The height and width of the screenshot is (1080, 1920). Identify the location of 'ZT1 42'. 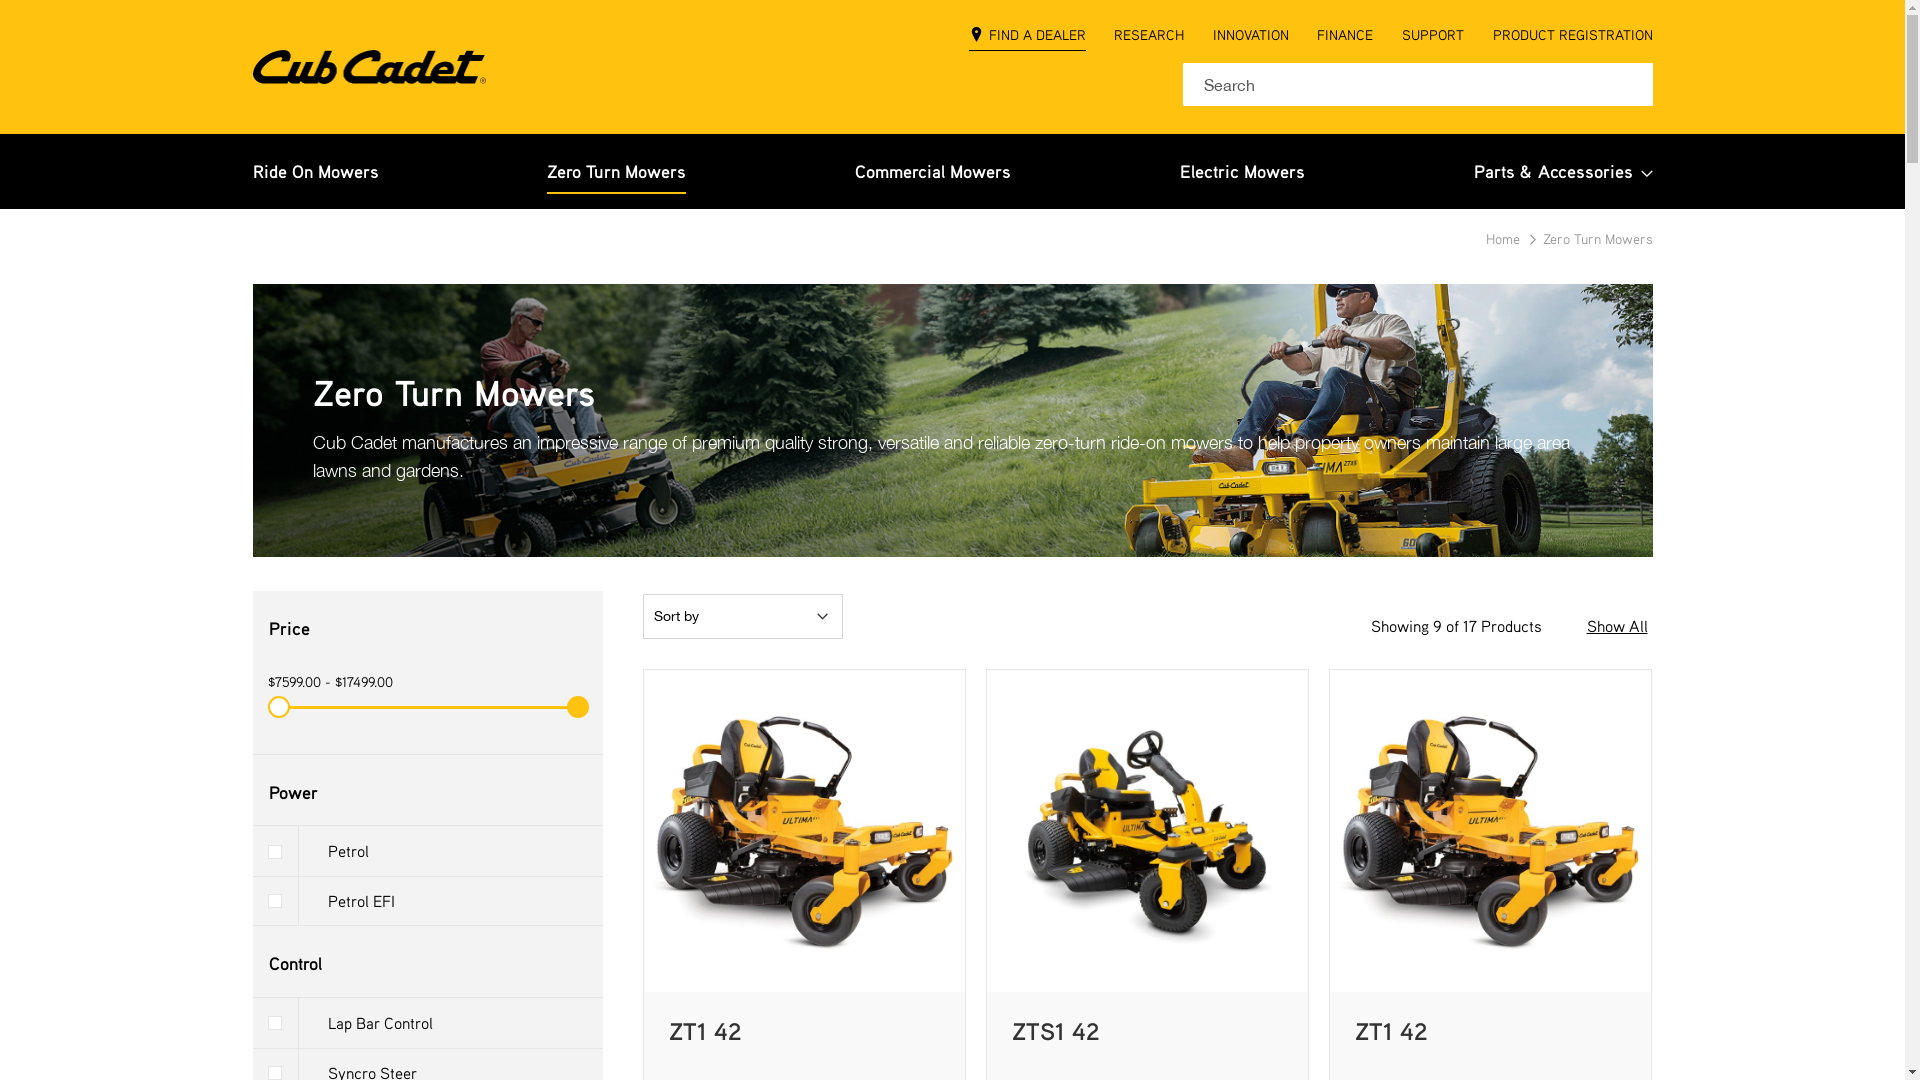
(667, 1030).